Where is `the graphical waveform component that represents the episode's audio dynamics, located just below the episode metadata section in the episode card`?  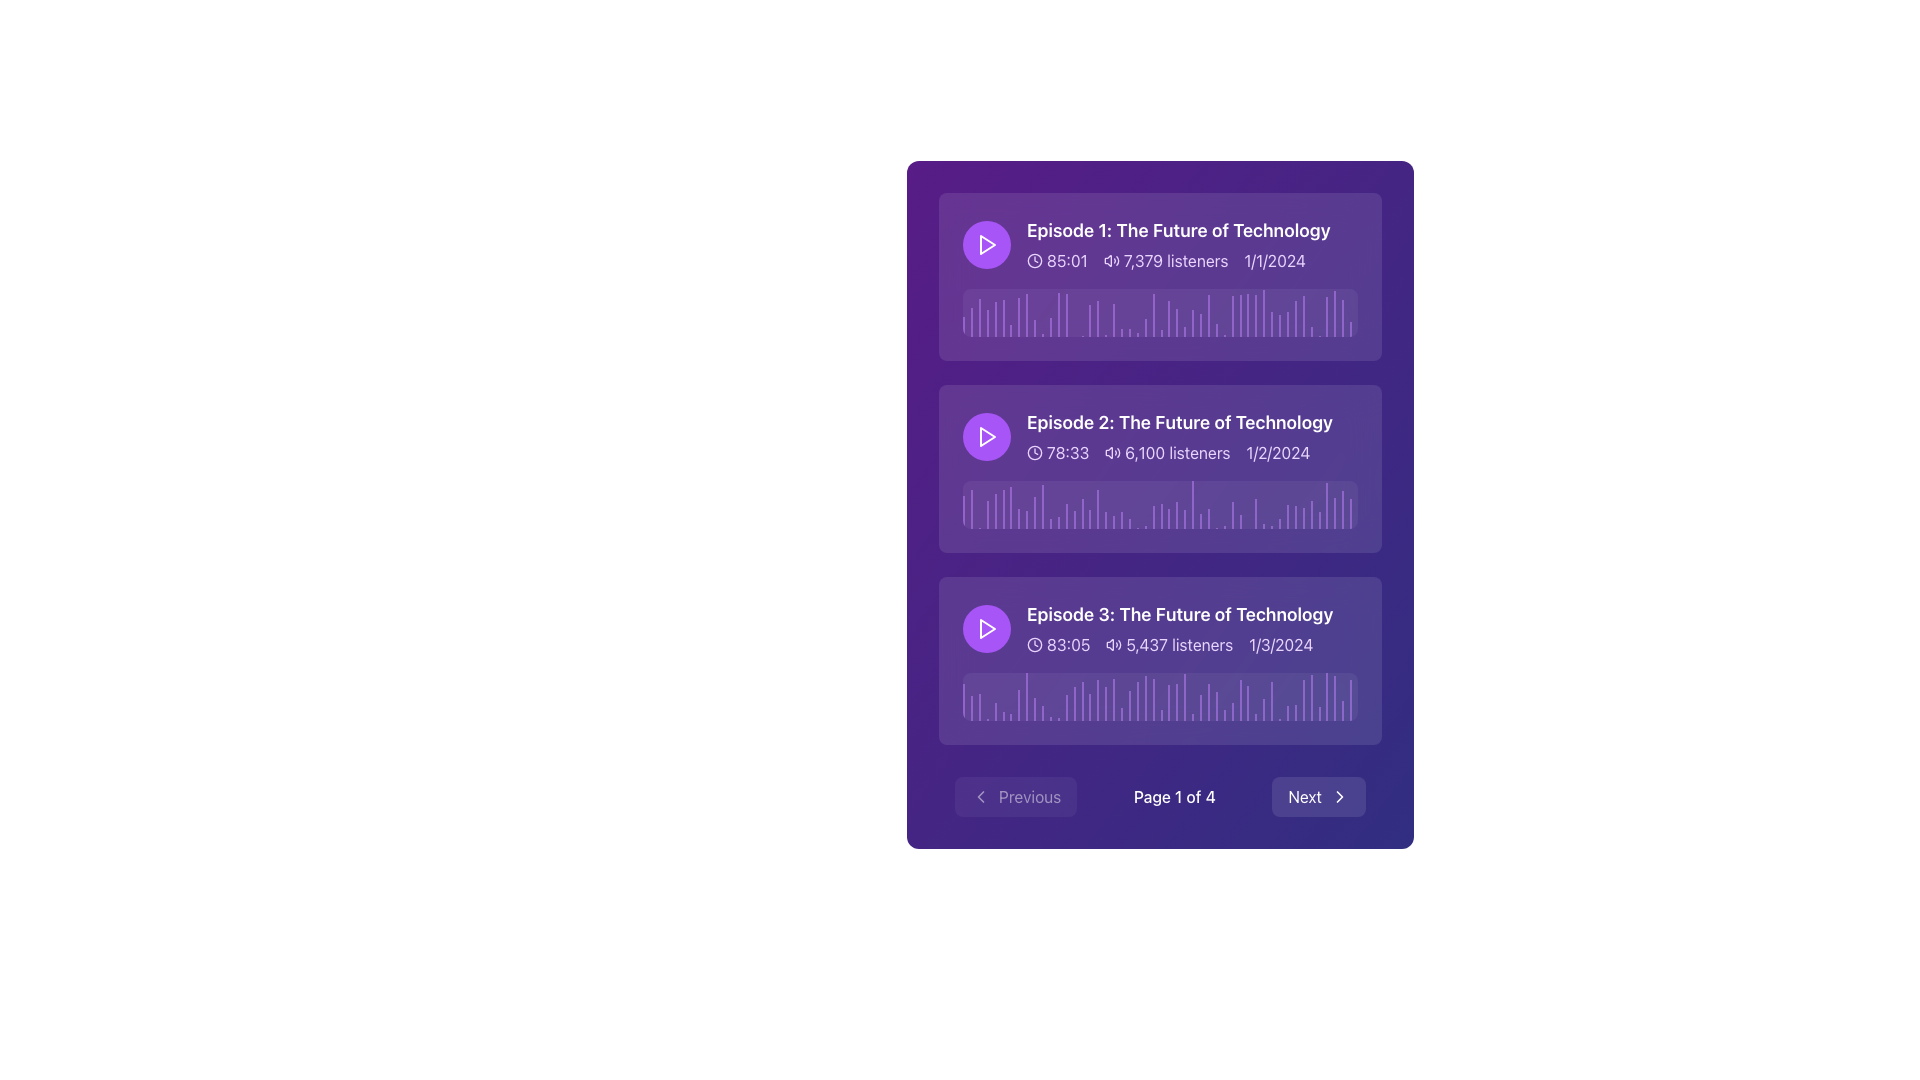 the graphical waveform component that represents the episode's audio dynamics, located just below the episode metadata section in the episode card is located at coordinates (1160, 312).